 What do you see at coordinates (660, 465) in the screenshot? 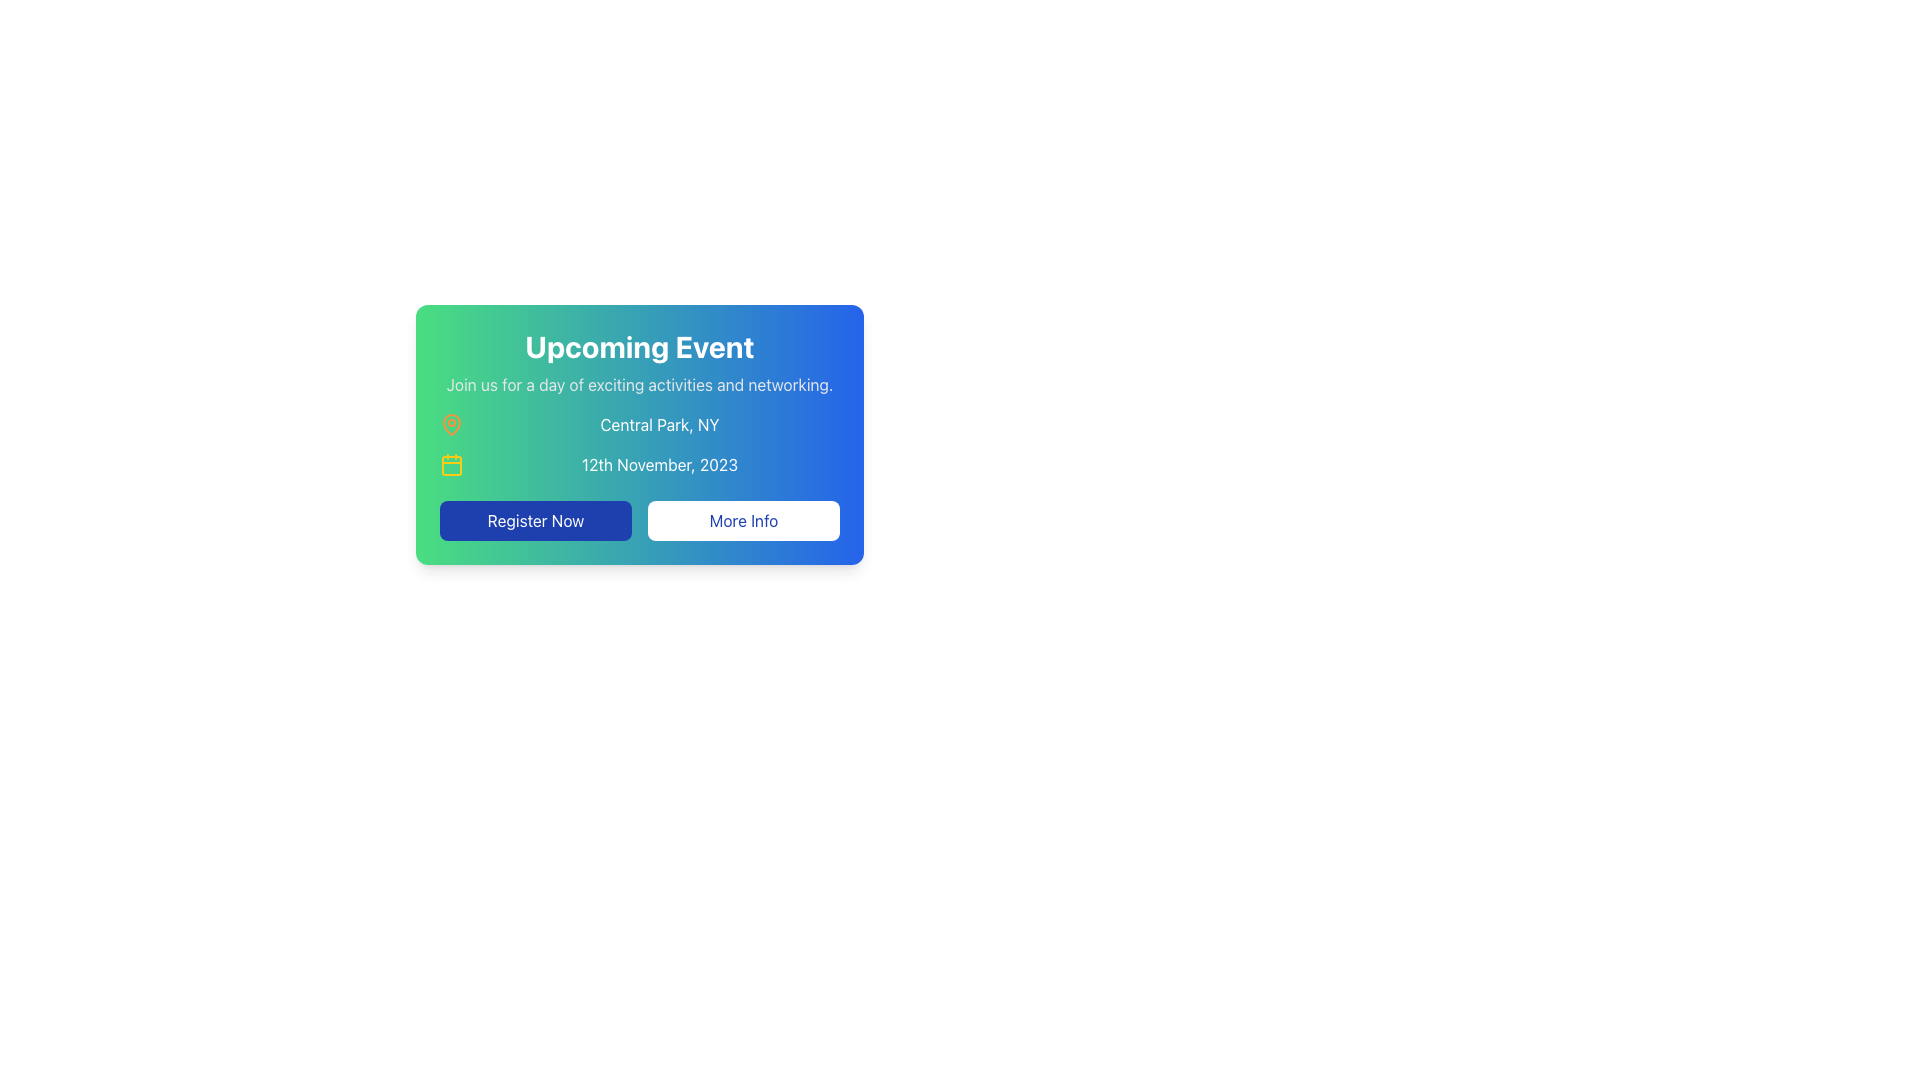
I see `the non-interactive text label that displays the date information for the upcoming event, located below the 'Central Park, NY' text and to the right of a yellow calendar icon` at bounding box center [660, 465].